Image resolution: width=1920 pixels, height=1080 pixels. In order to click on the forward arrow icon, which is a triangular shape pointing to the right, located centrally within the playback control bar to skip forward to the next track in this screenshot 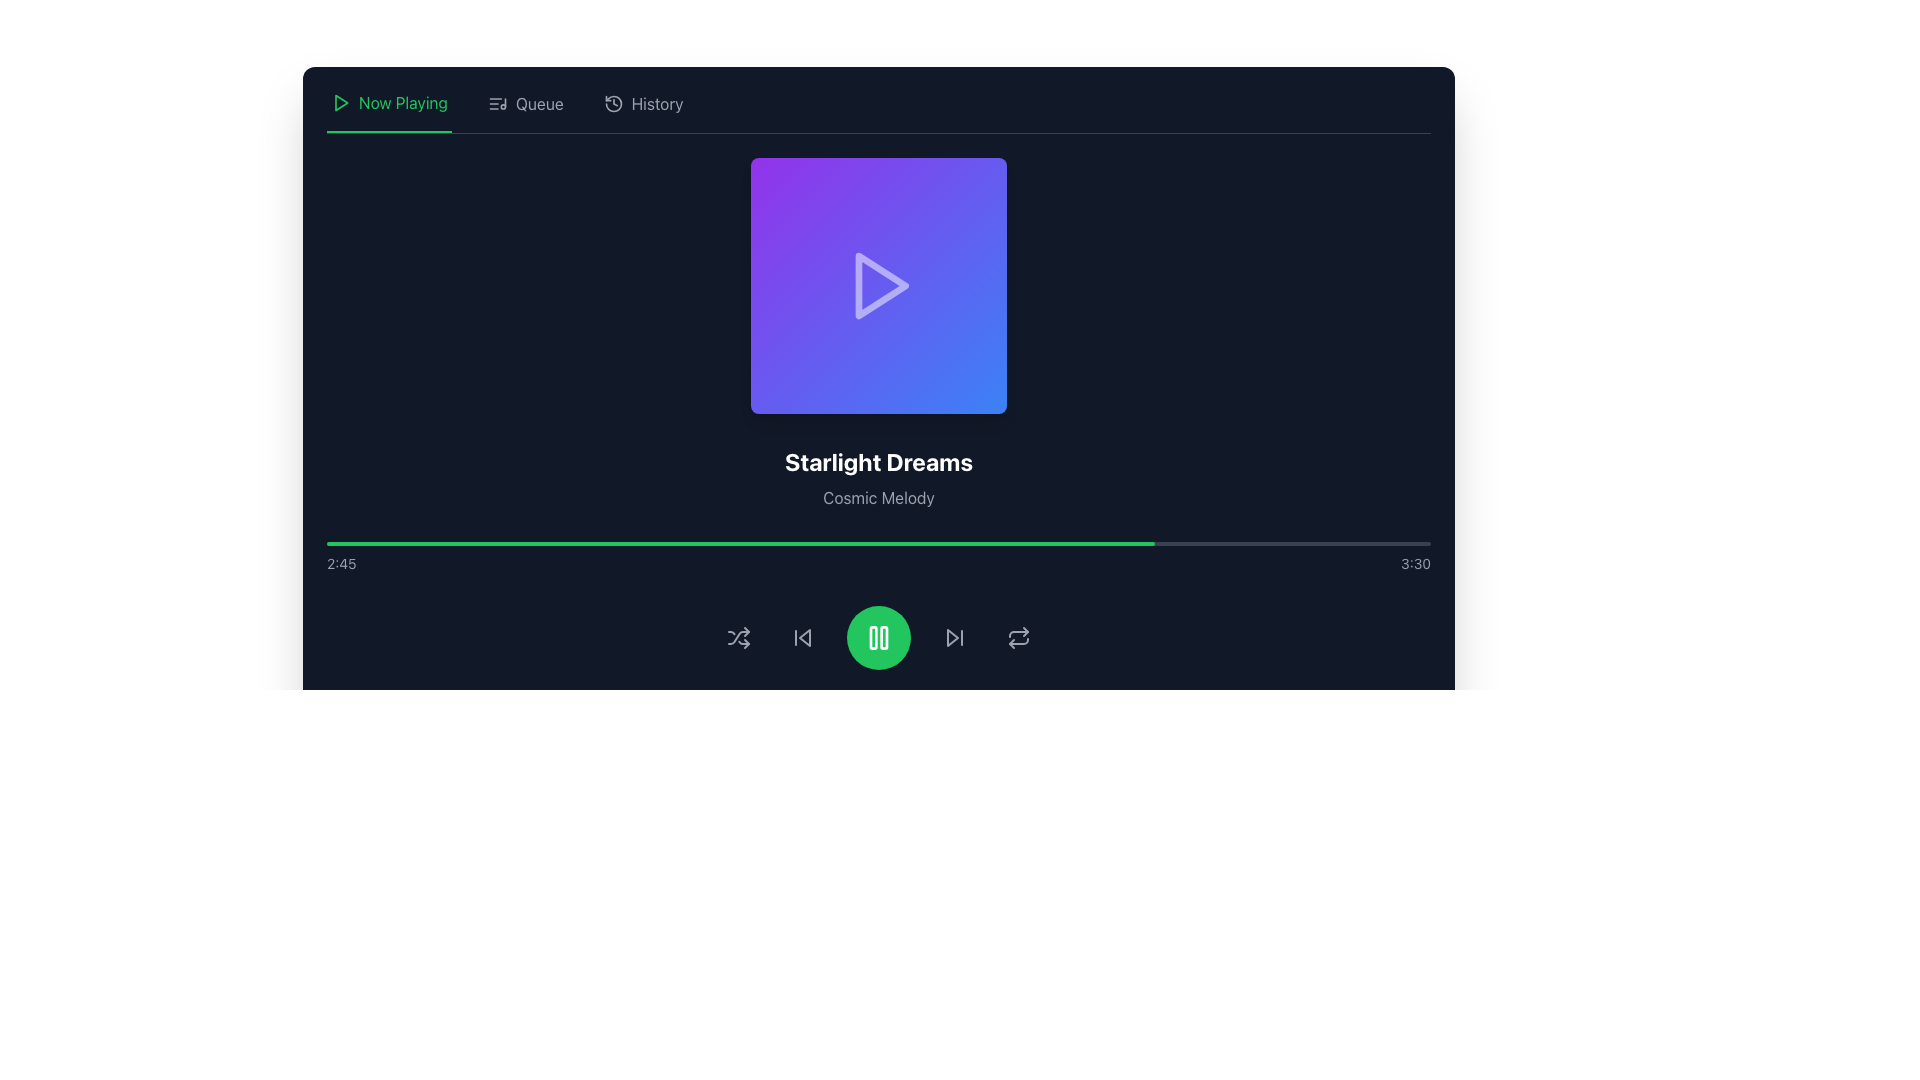, I will do `click(952, 637)`.